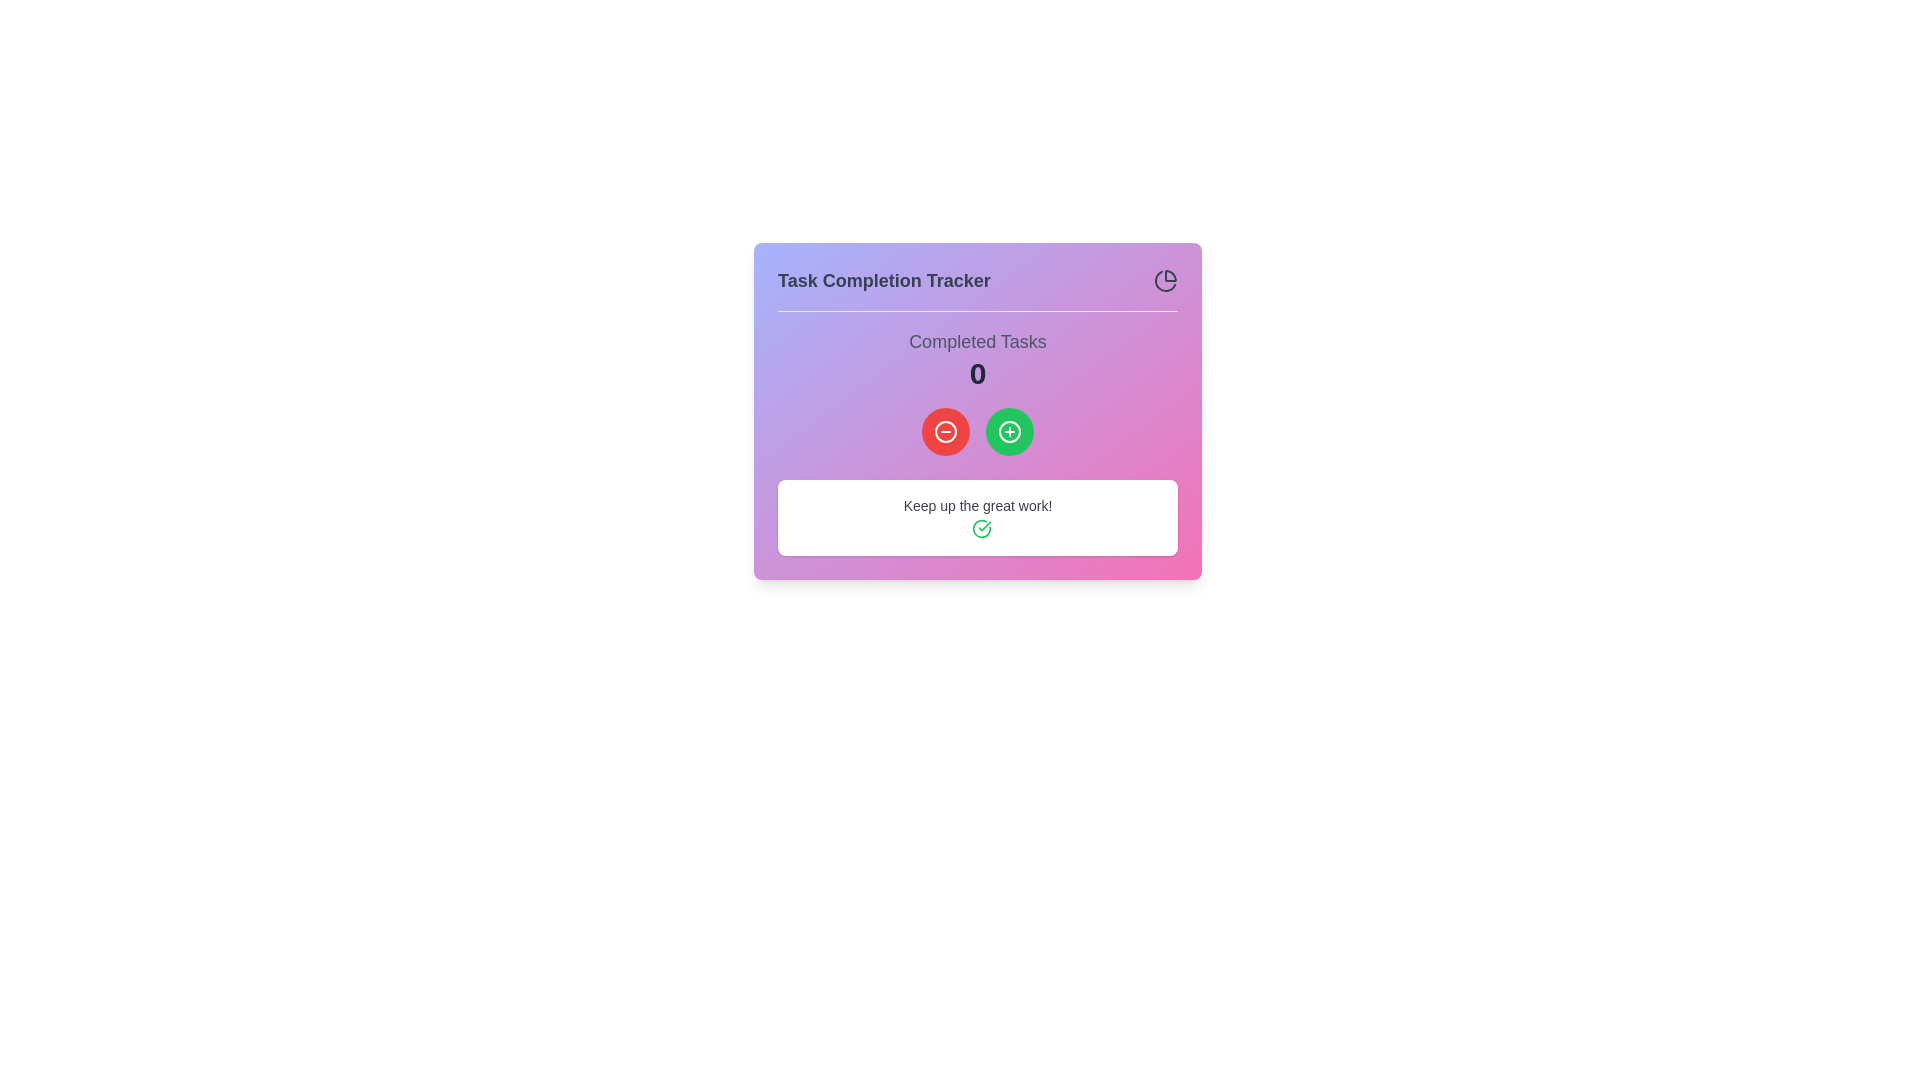  What do you see at coordinates (883, 281) in the screenshot?
I see `the text label that reads 'Task Completion Tracker', which is styled in bold dark gray font and is positioned at the top-left section of the header area` at bounding box center [883, 281].